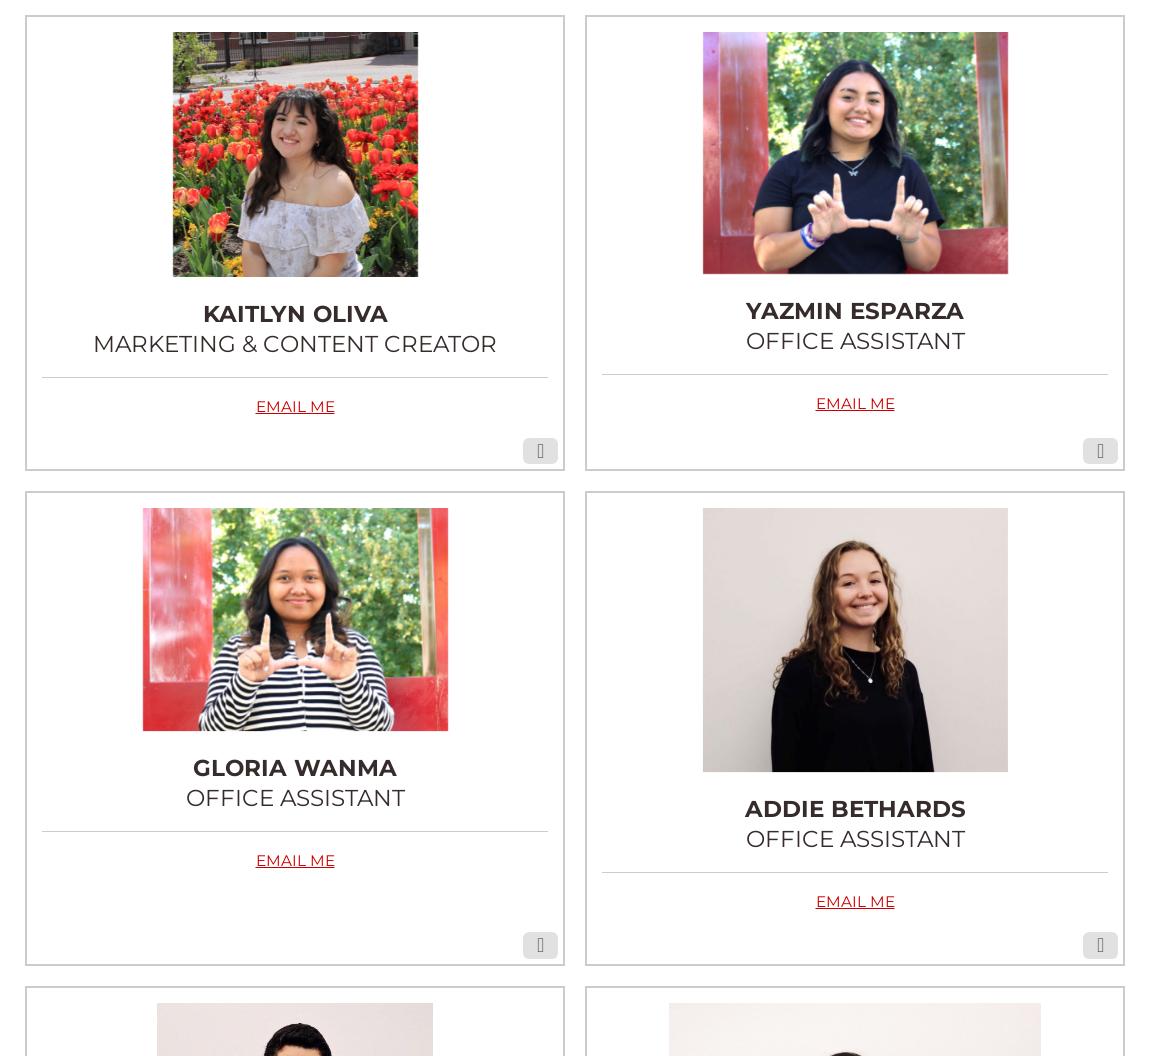 The height and width of the screenshot is (1056, 1150). I want to click on 'ABOUT CHRISTINA', so click(778, 1012).